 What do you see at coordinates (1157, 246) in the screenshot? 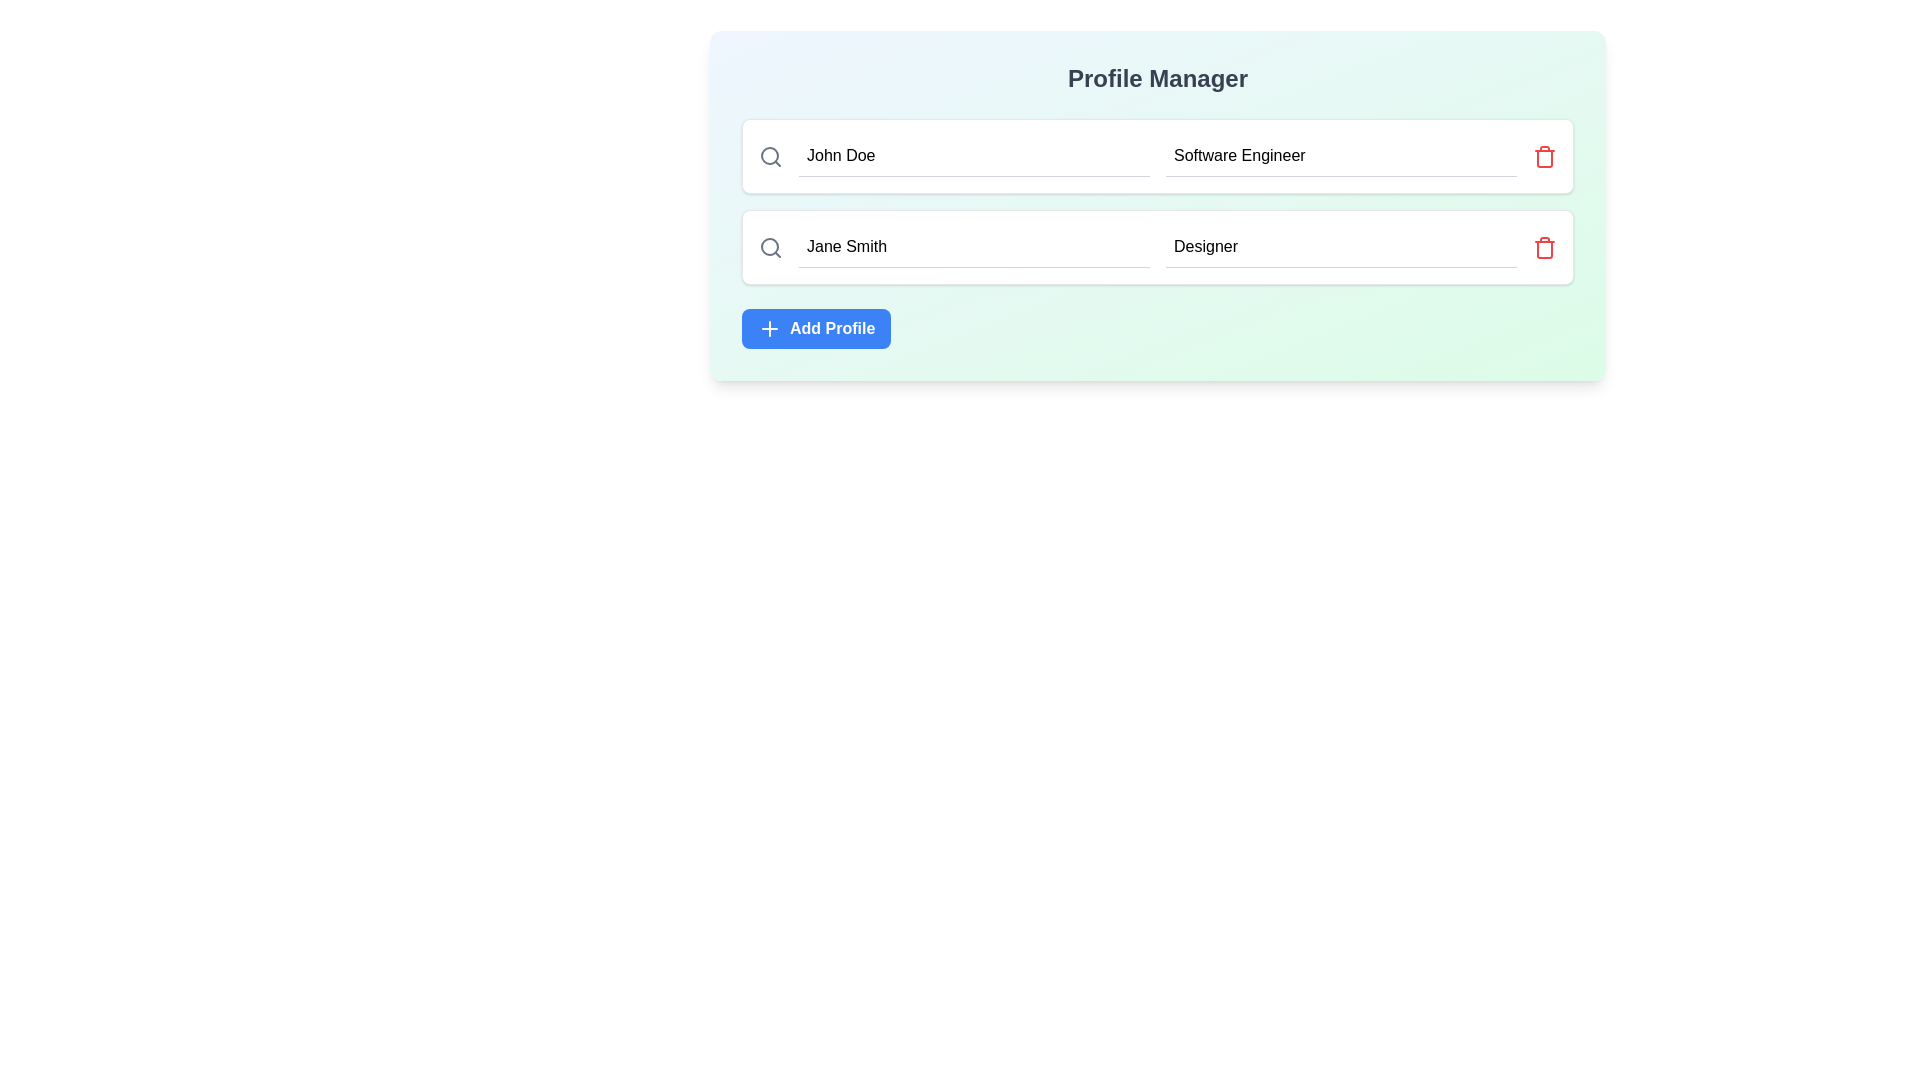
I see `the profile entry for 'Jane Smith' and 'Designer'` at bounding box center [1157, 246].